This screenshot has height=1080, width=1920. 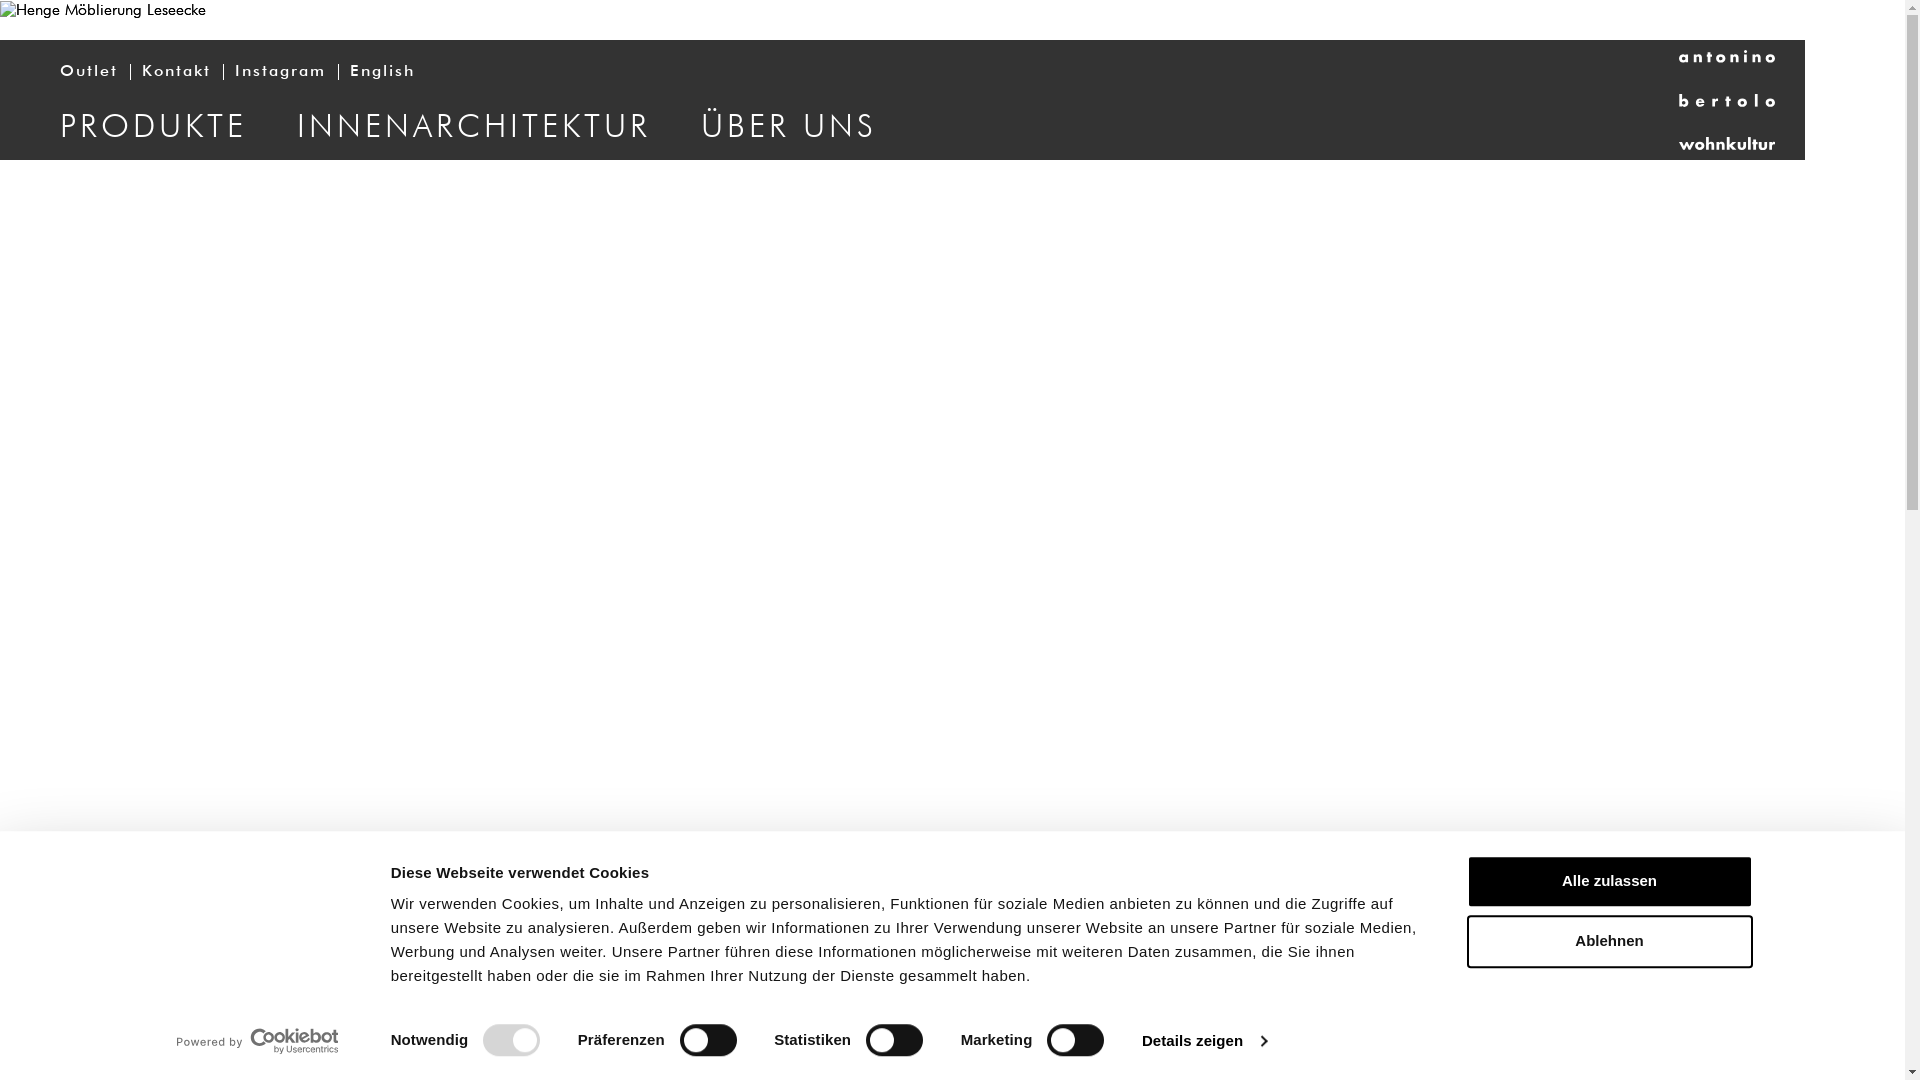 I want to click on 'Ablehnen', so click(x=1608, y=942).